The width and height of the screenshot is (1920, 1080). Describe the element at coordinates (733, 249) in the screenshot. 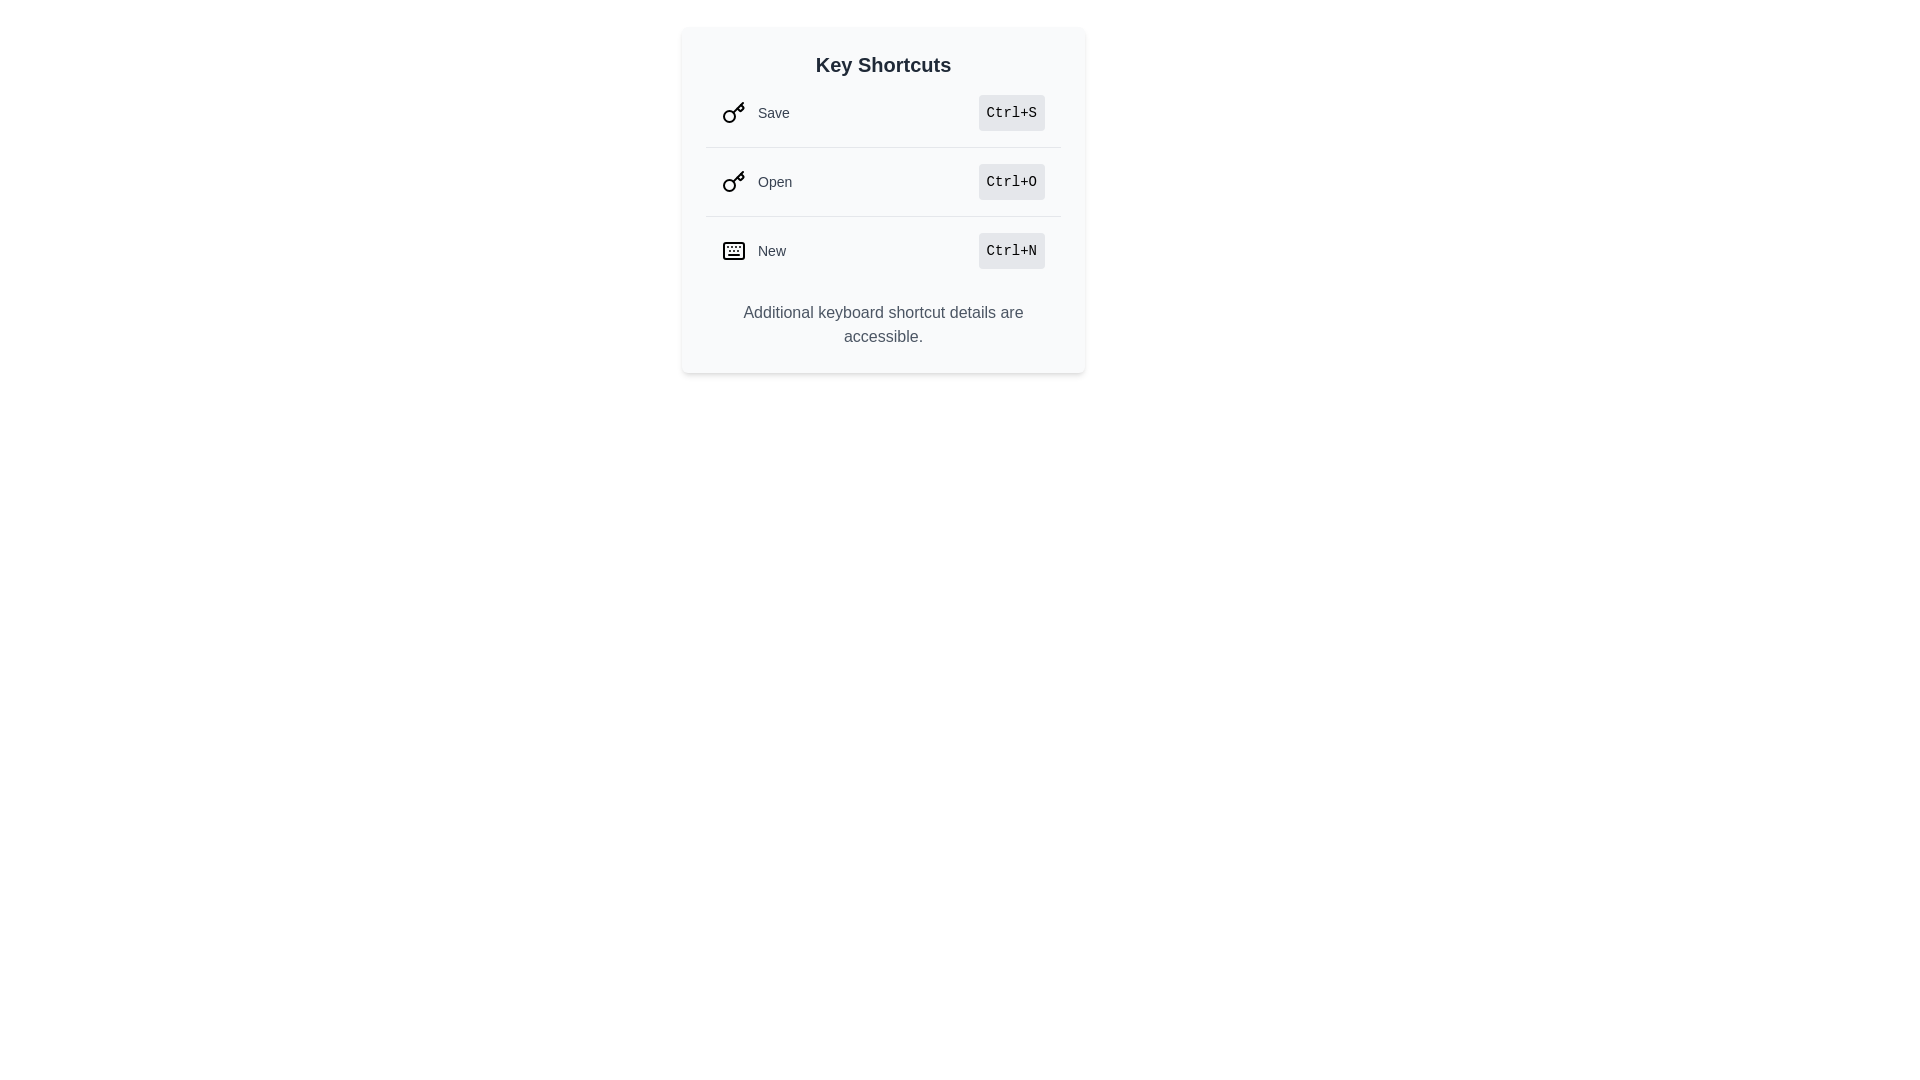

I see `the 'New' keyboard icon within the 'Key Shortcuts' card, which resembles a small rectangular graphic depicting keys` at that location.